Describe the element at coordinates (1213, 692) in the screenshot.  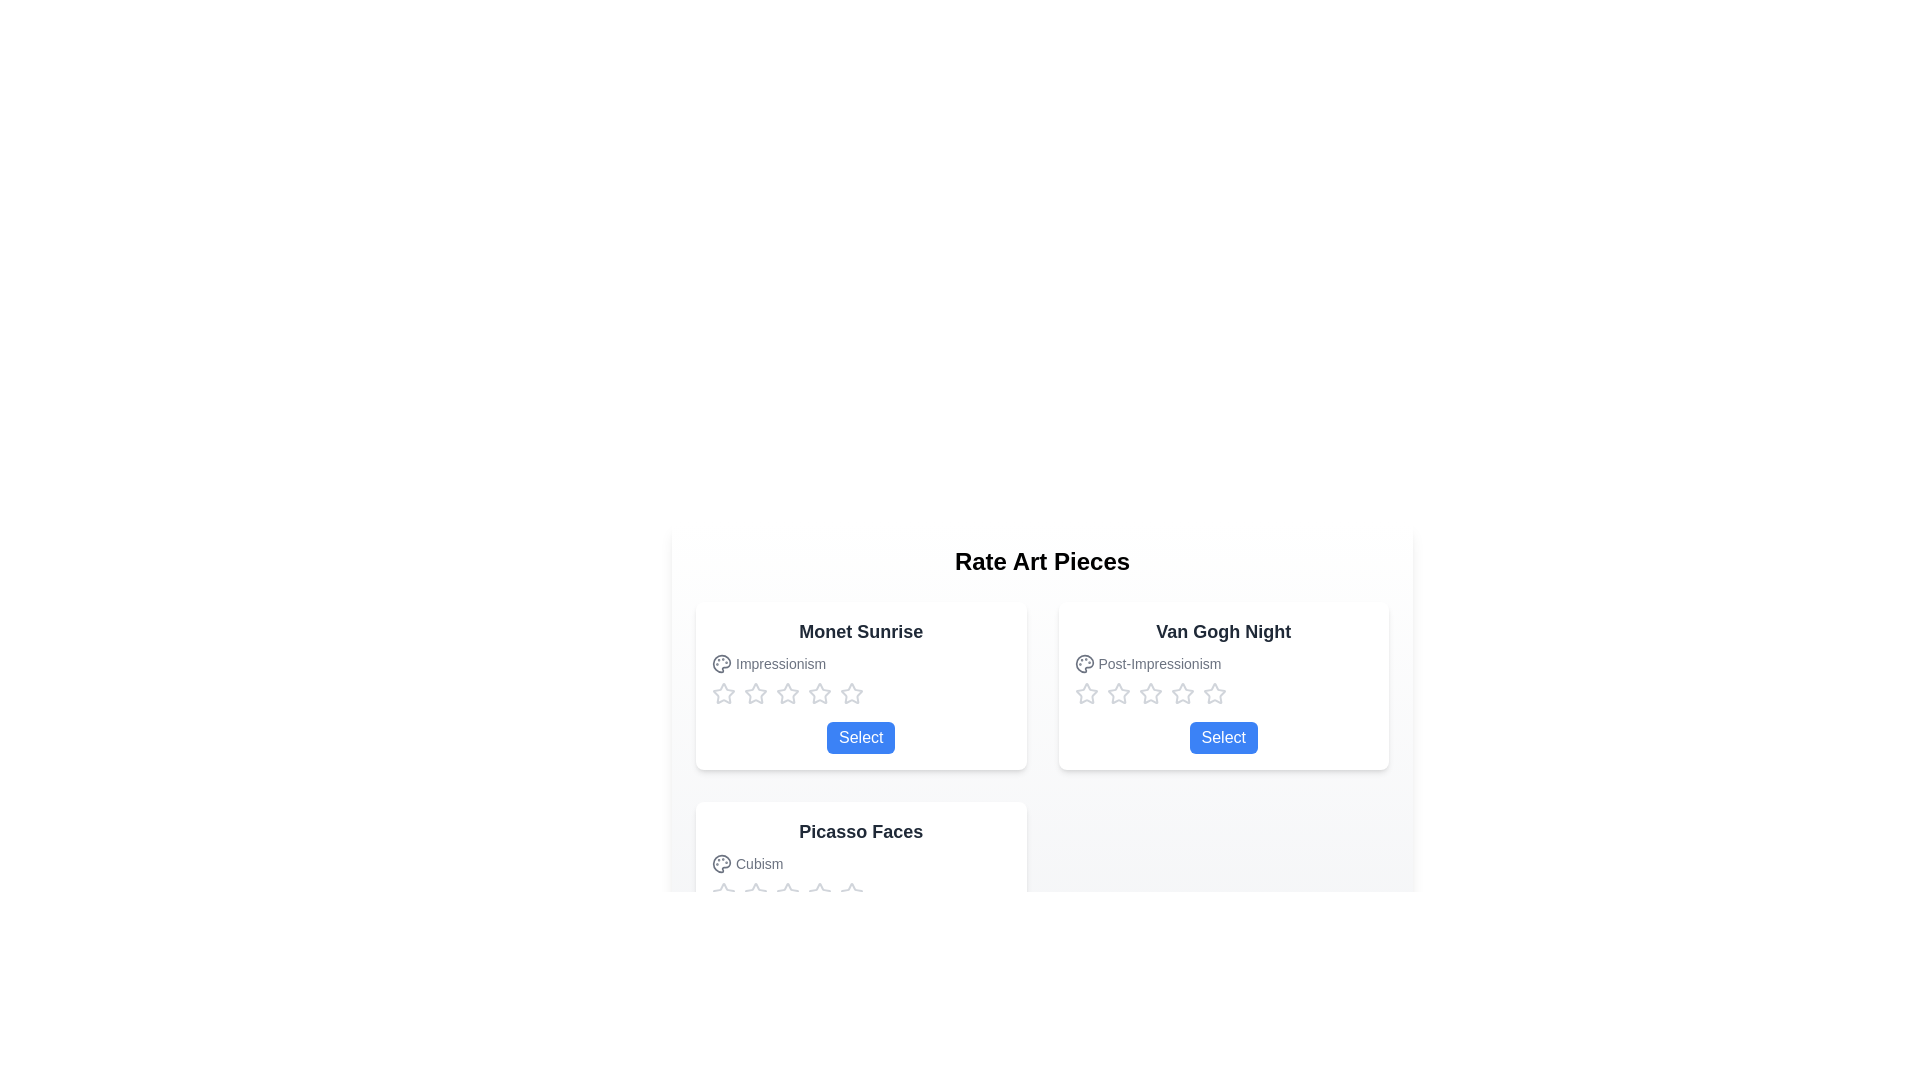
I see `the fourth star-shaped rating icon outlined in gray within the 'Van Gogh Night' card labeled 'Post-Impressionism'` at that location.